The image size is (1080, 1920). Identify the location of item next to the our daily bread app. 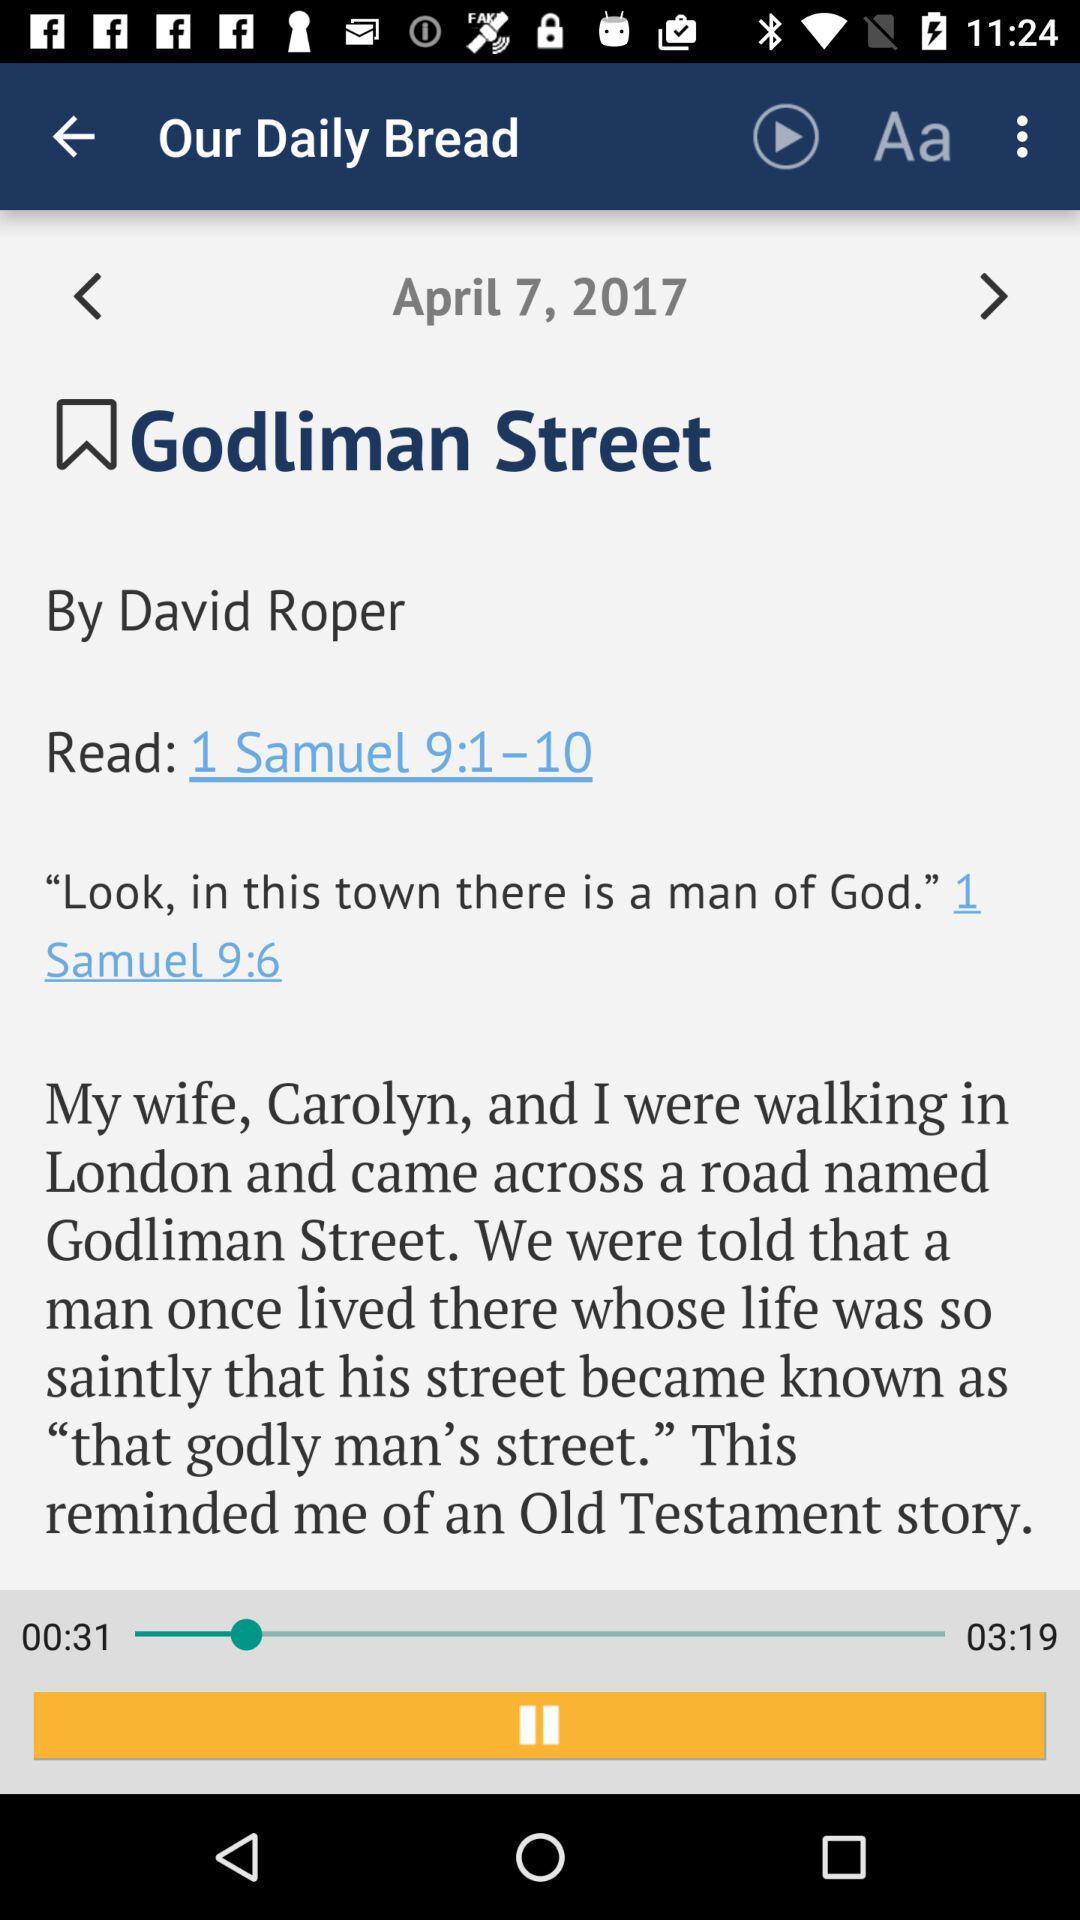
(72, 135).